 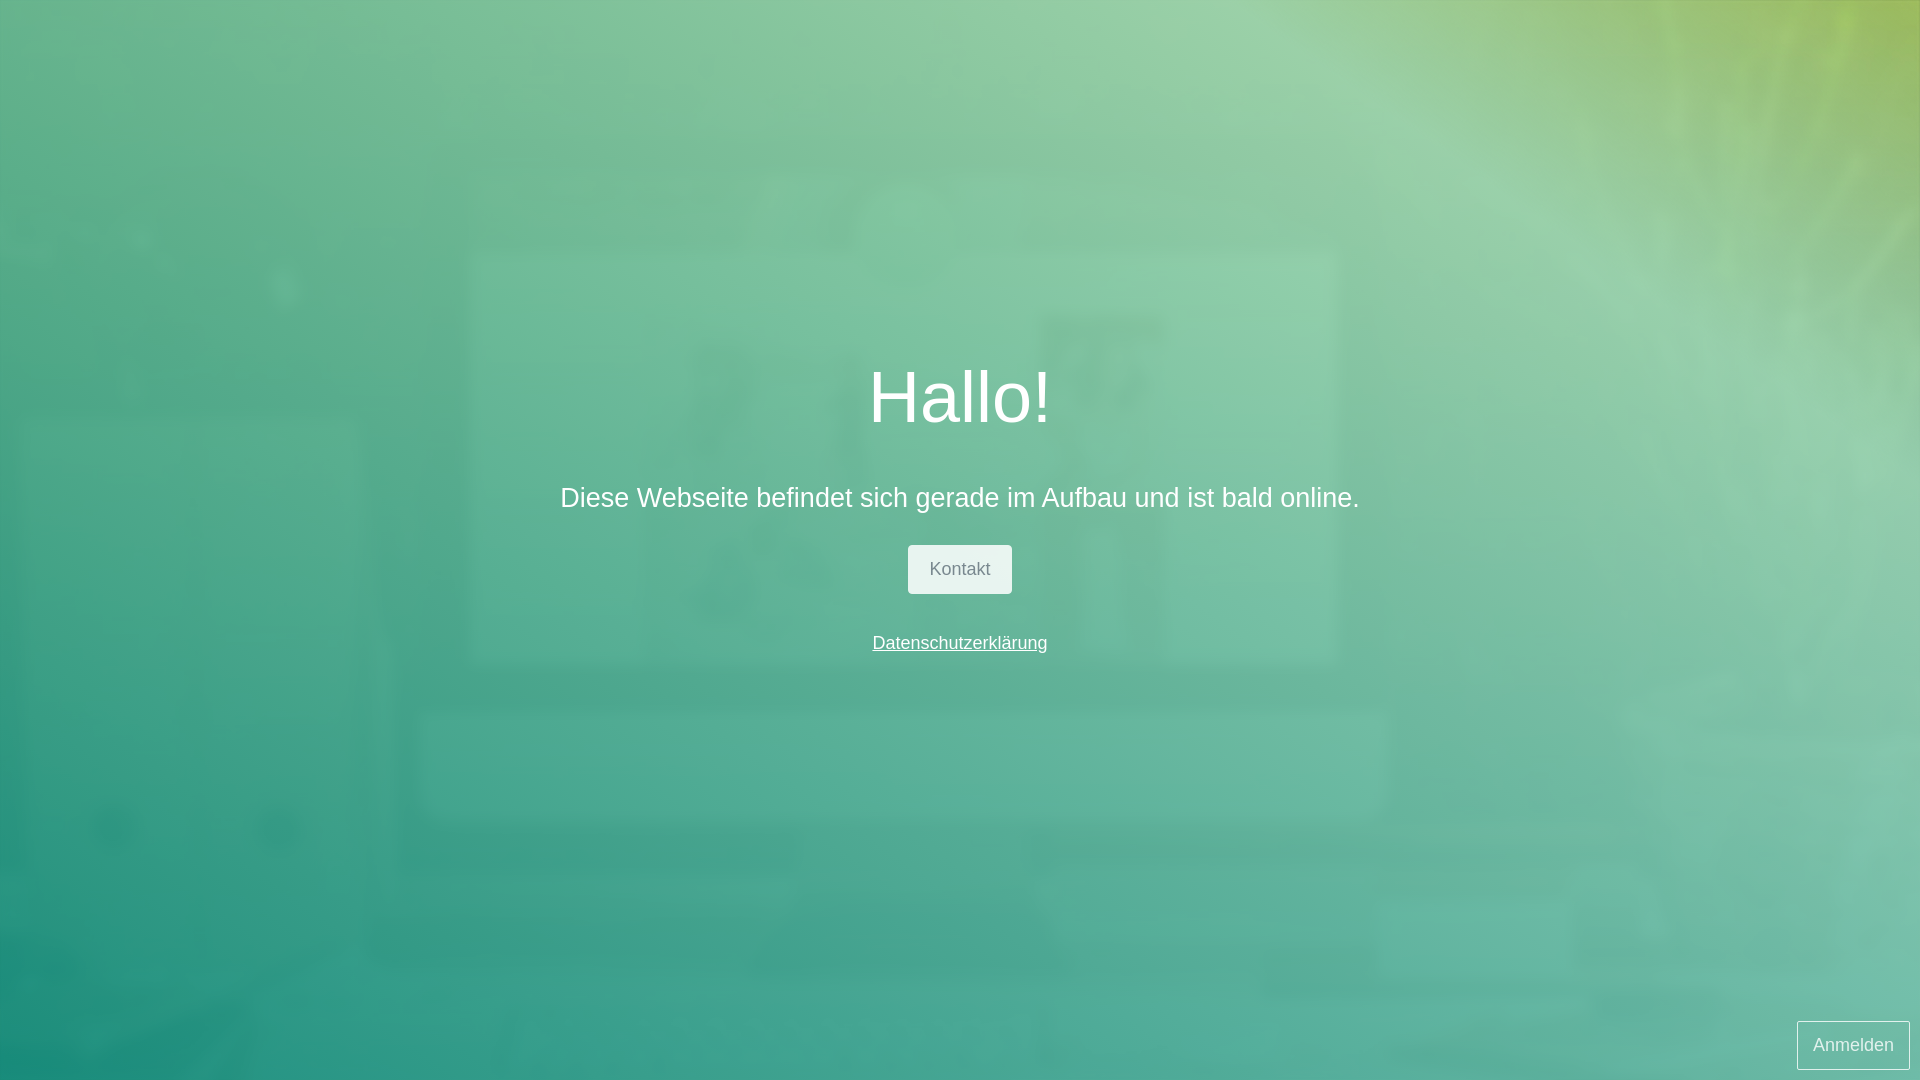 What do you see at coordinates (1852, 1044) in the screenshot?
I see `'Anmelden'` at bounding box center [1852, 1044].